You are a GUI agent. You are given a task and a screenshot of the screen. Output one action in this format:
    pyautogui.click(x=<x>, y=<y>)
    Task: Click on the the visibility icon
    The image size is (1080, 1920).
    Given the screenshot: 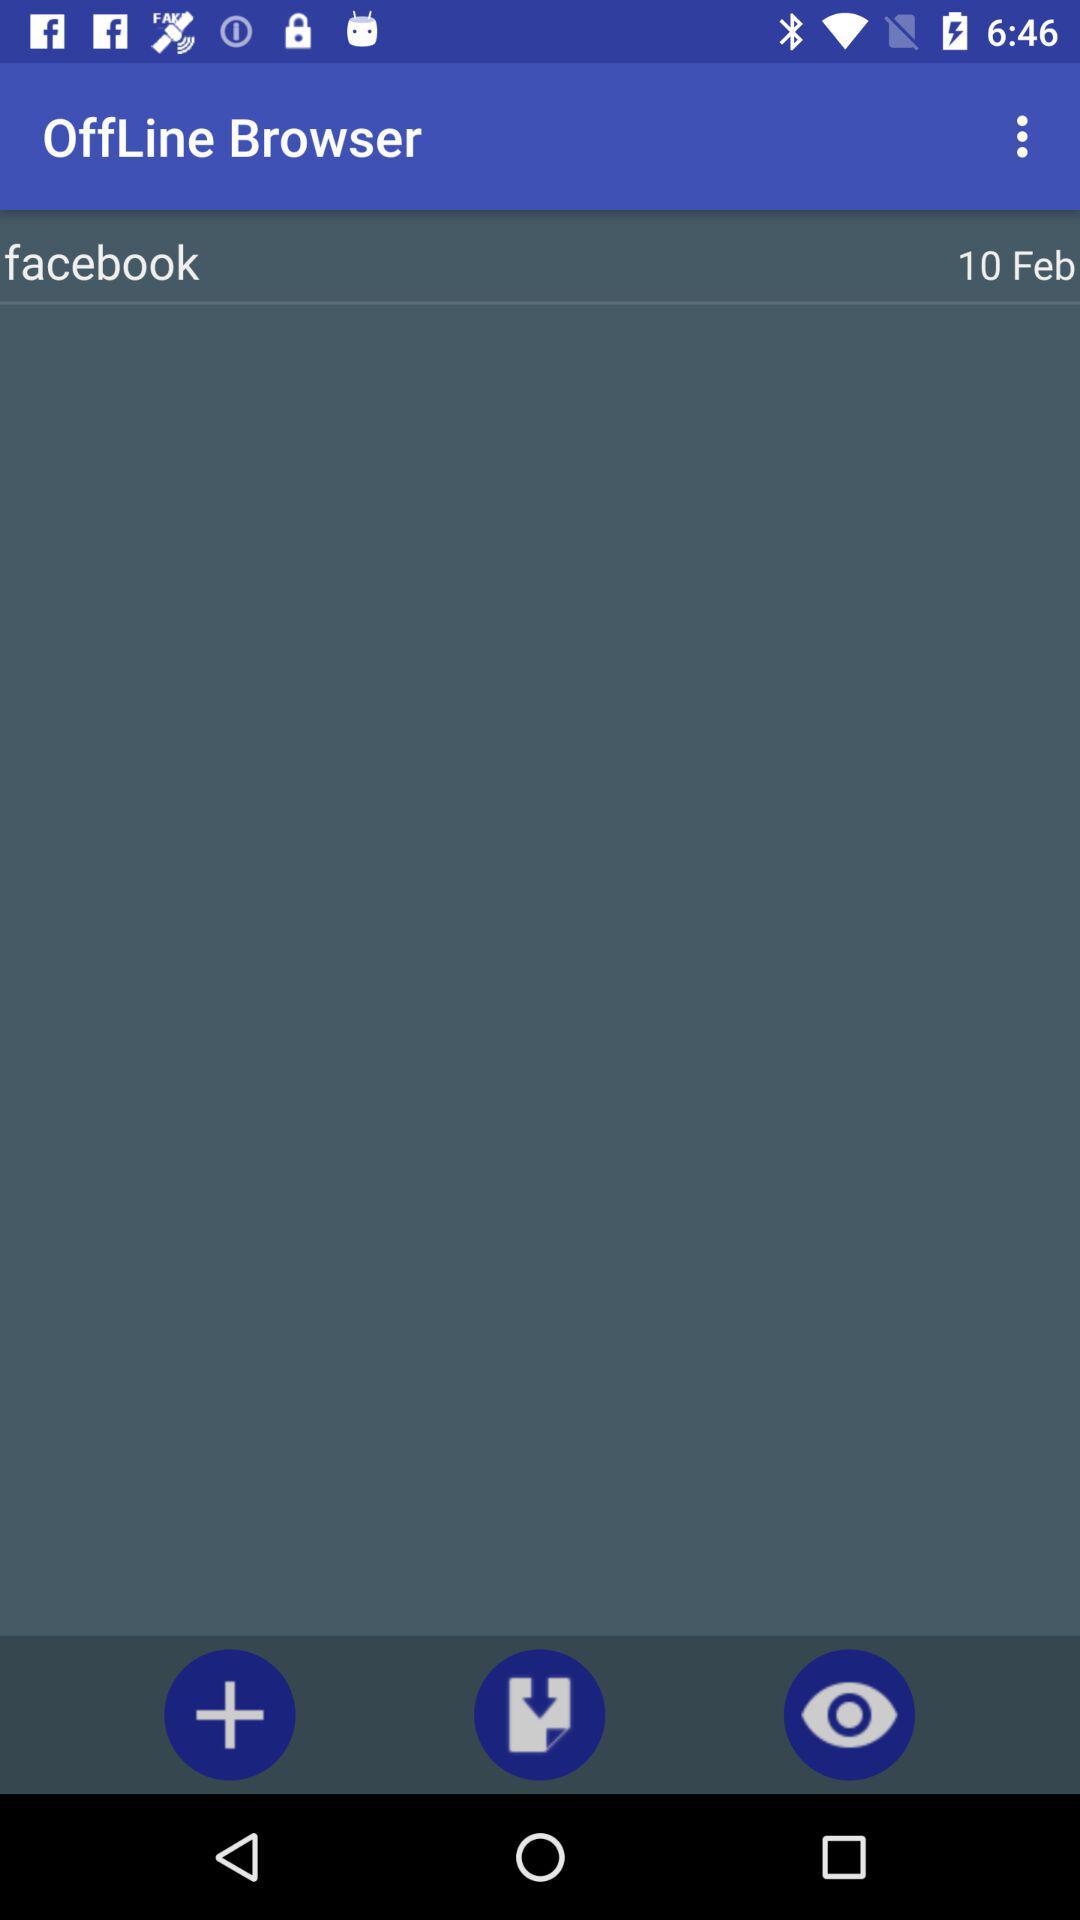 What is the action you would take?
    pyautogui.click(x=849, y=1713)
    